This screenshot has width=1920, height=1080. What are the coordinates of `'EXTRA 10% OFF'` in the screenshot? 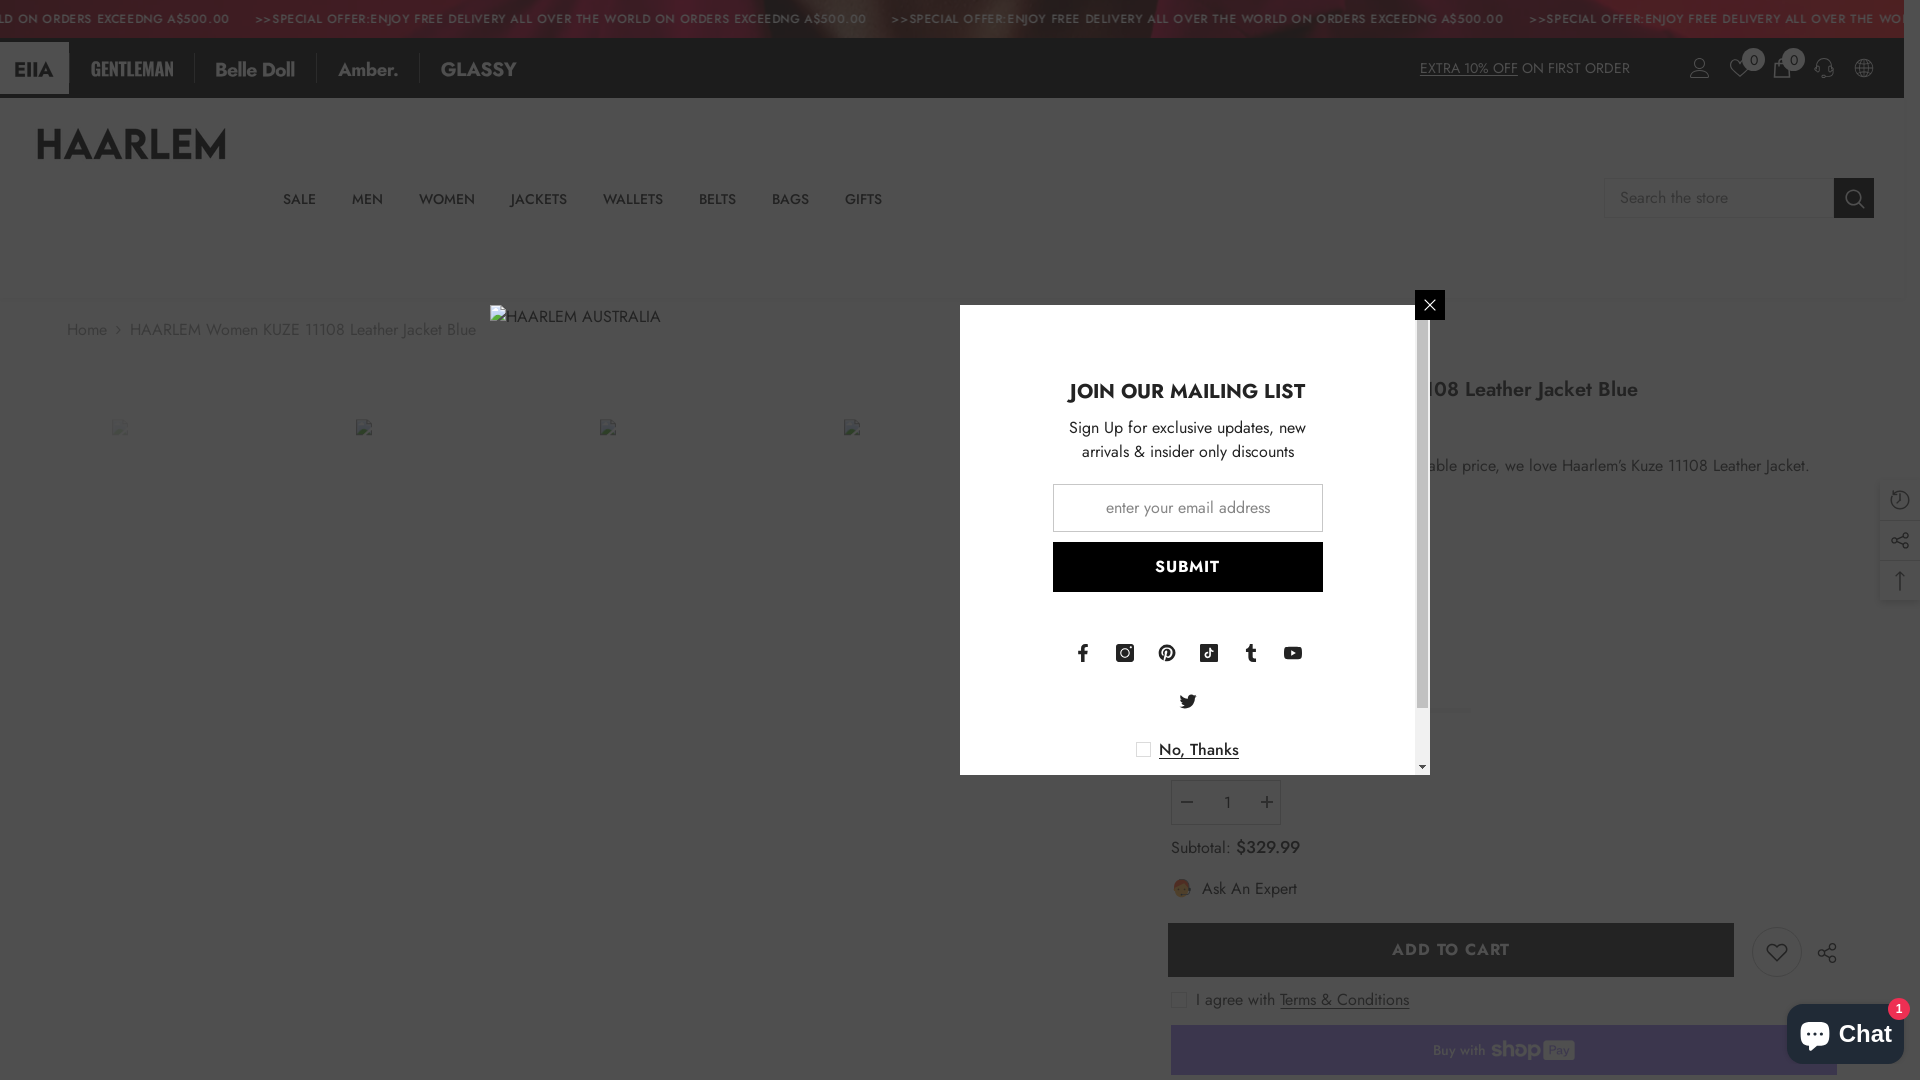 It's located at (1419, 67).